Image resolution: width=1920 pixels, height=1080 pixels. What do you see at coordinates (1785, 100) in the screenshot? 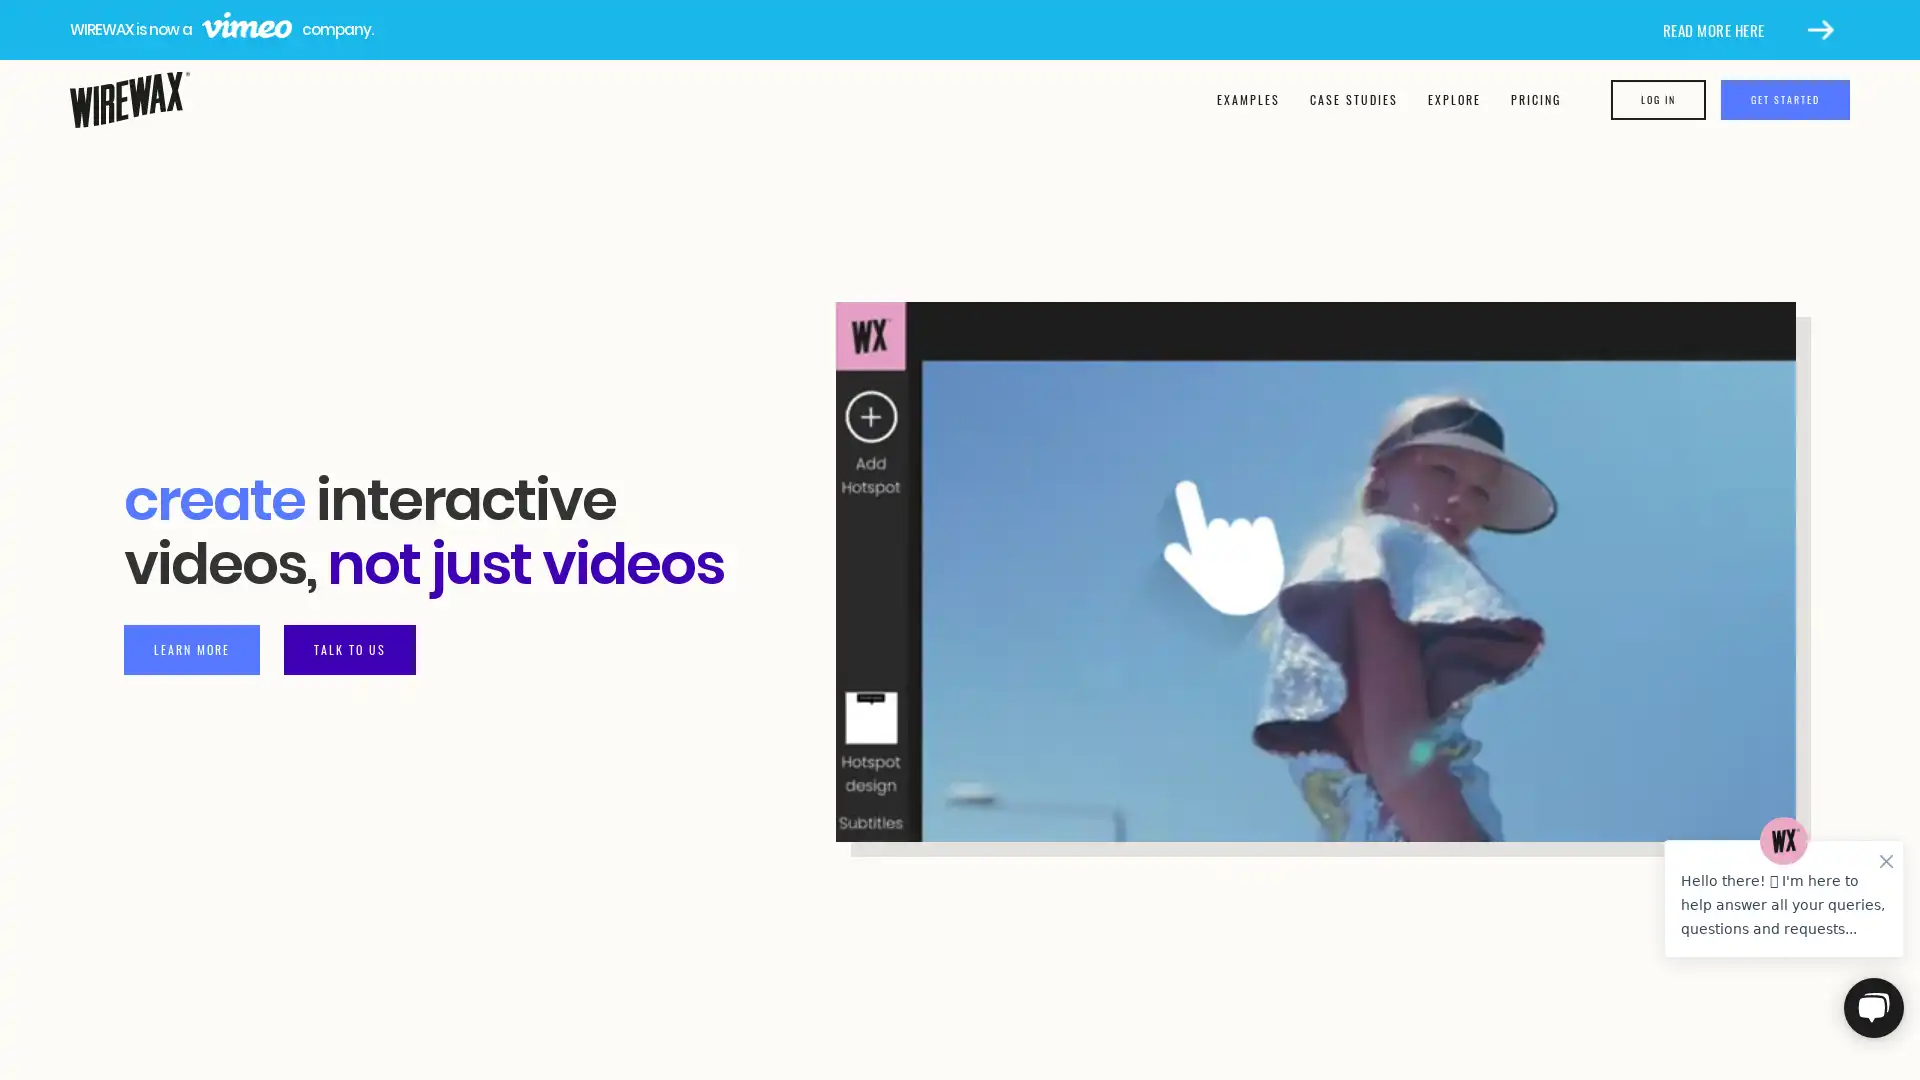
I see `GET STARTED` at bounding box center [1785, 100].